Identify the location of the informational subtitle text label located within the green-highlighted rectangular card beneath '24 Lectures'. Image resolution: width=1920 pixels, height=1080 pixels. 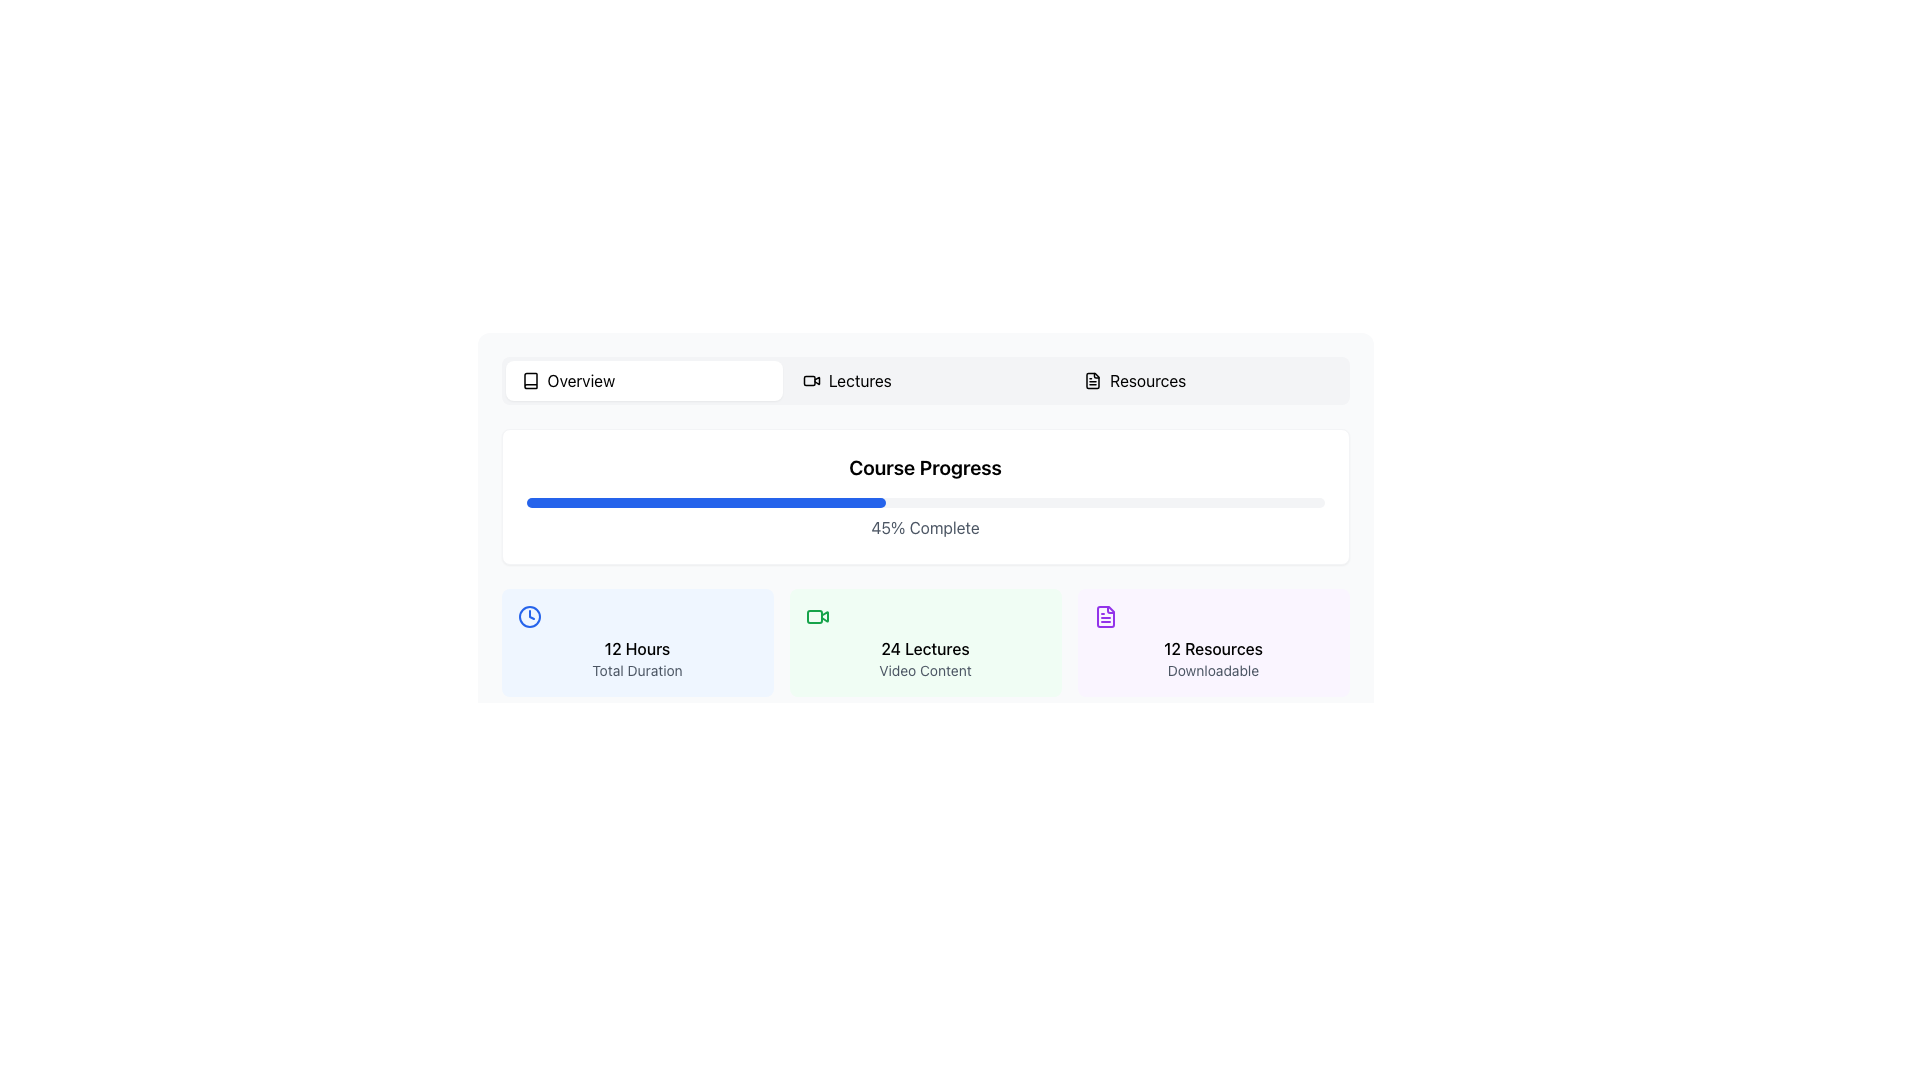
(924, 671).